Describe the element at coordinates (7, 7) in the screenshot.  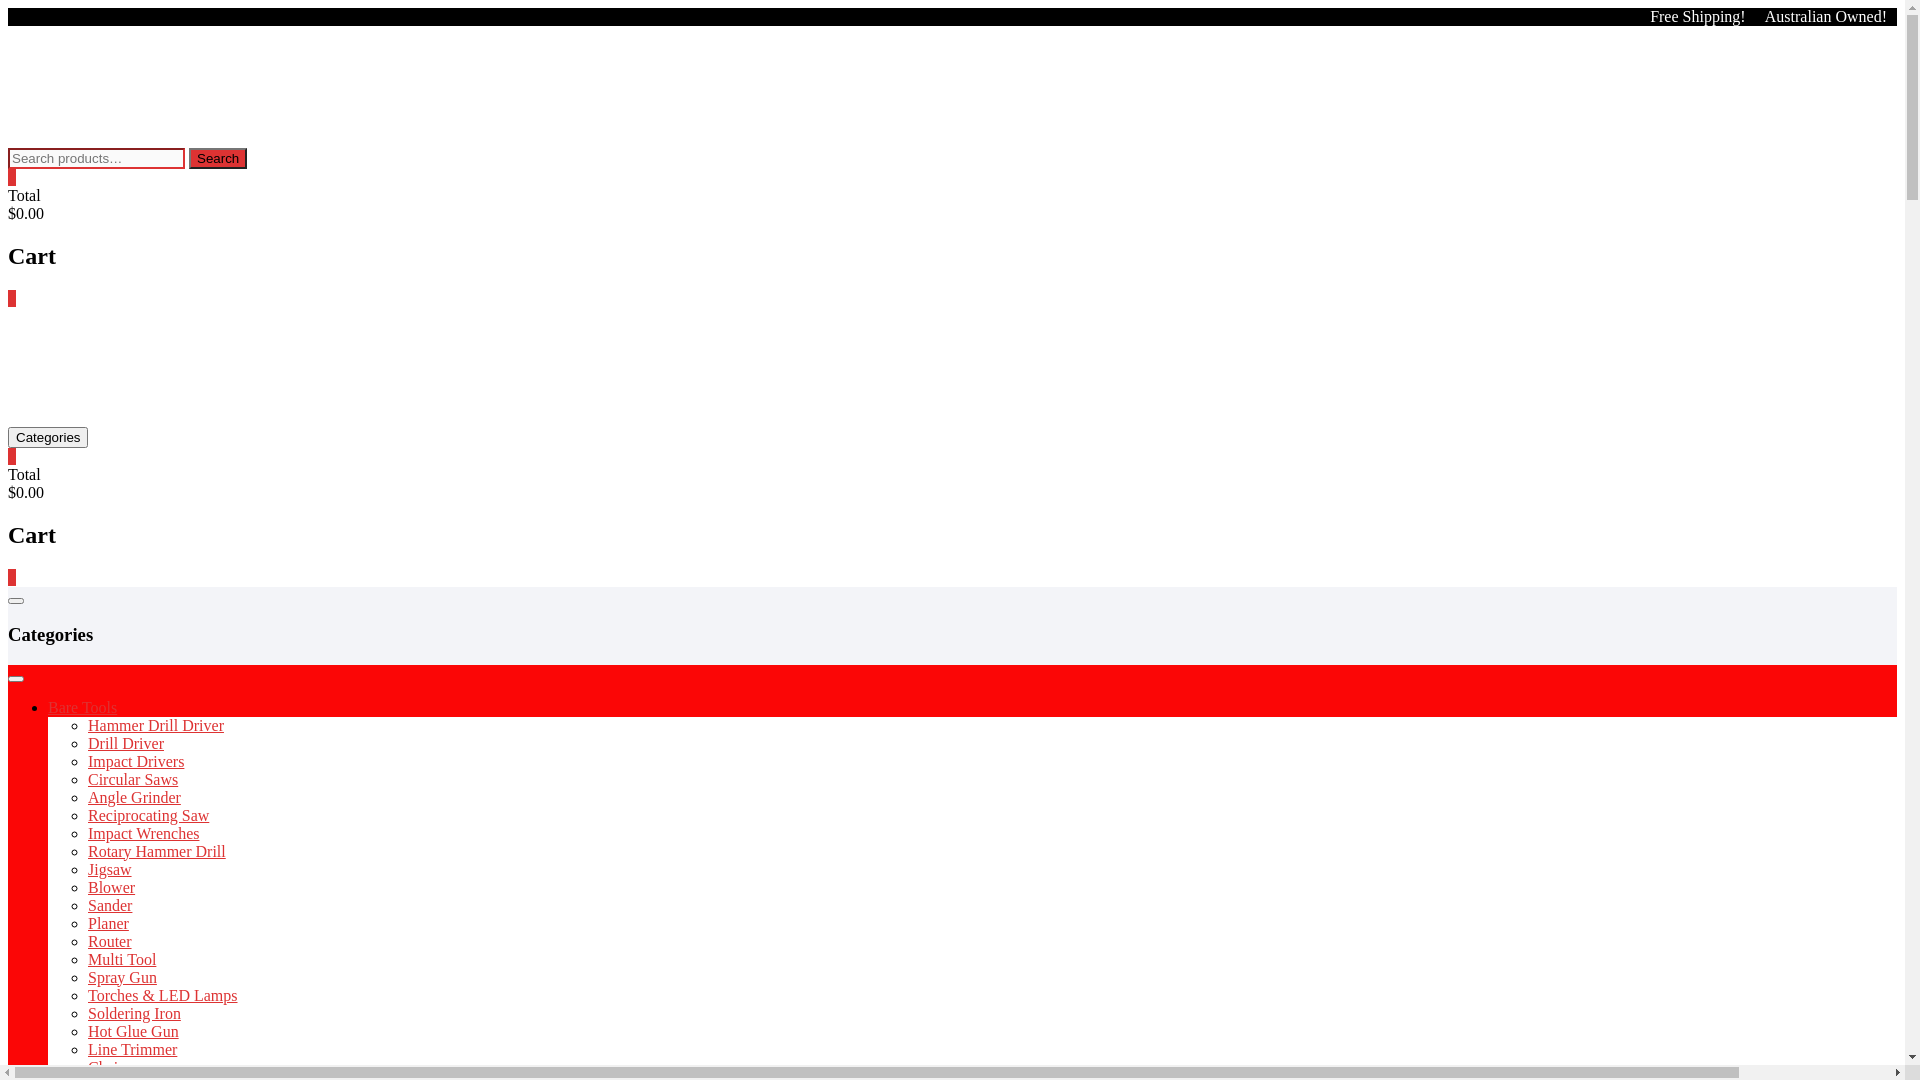
I see `'Skip to content'` at that location.